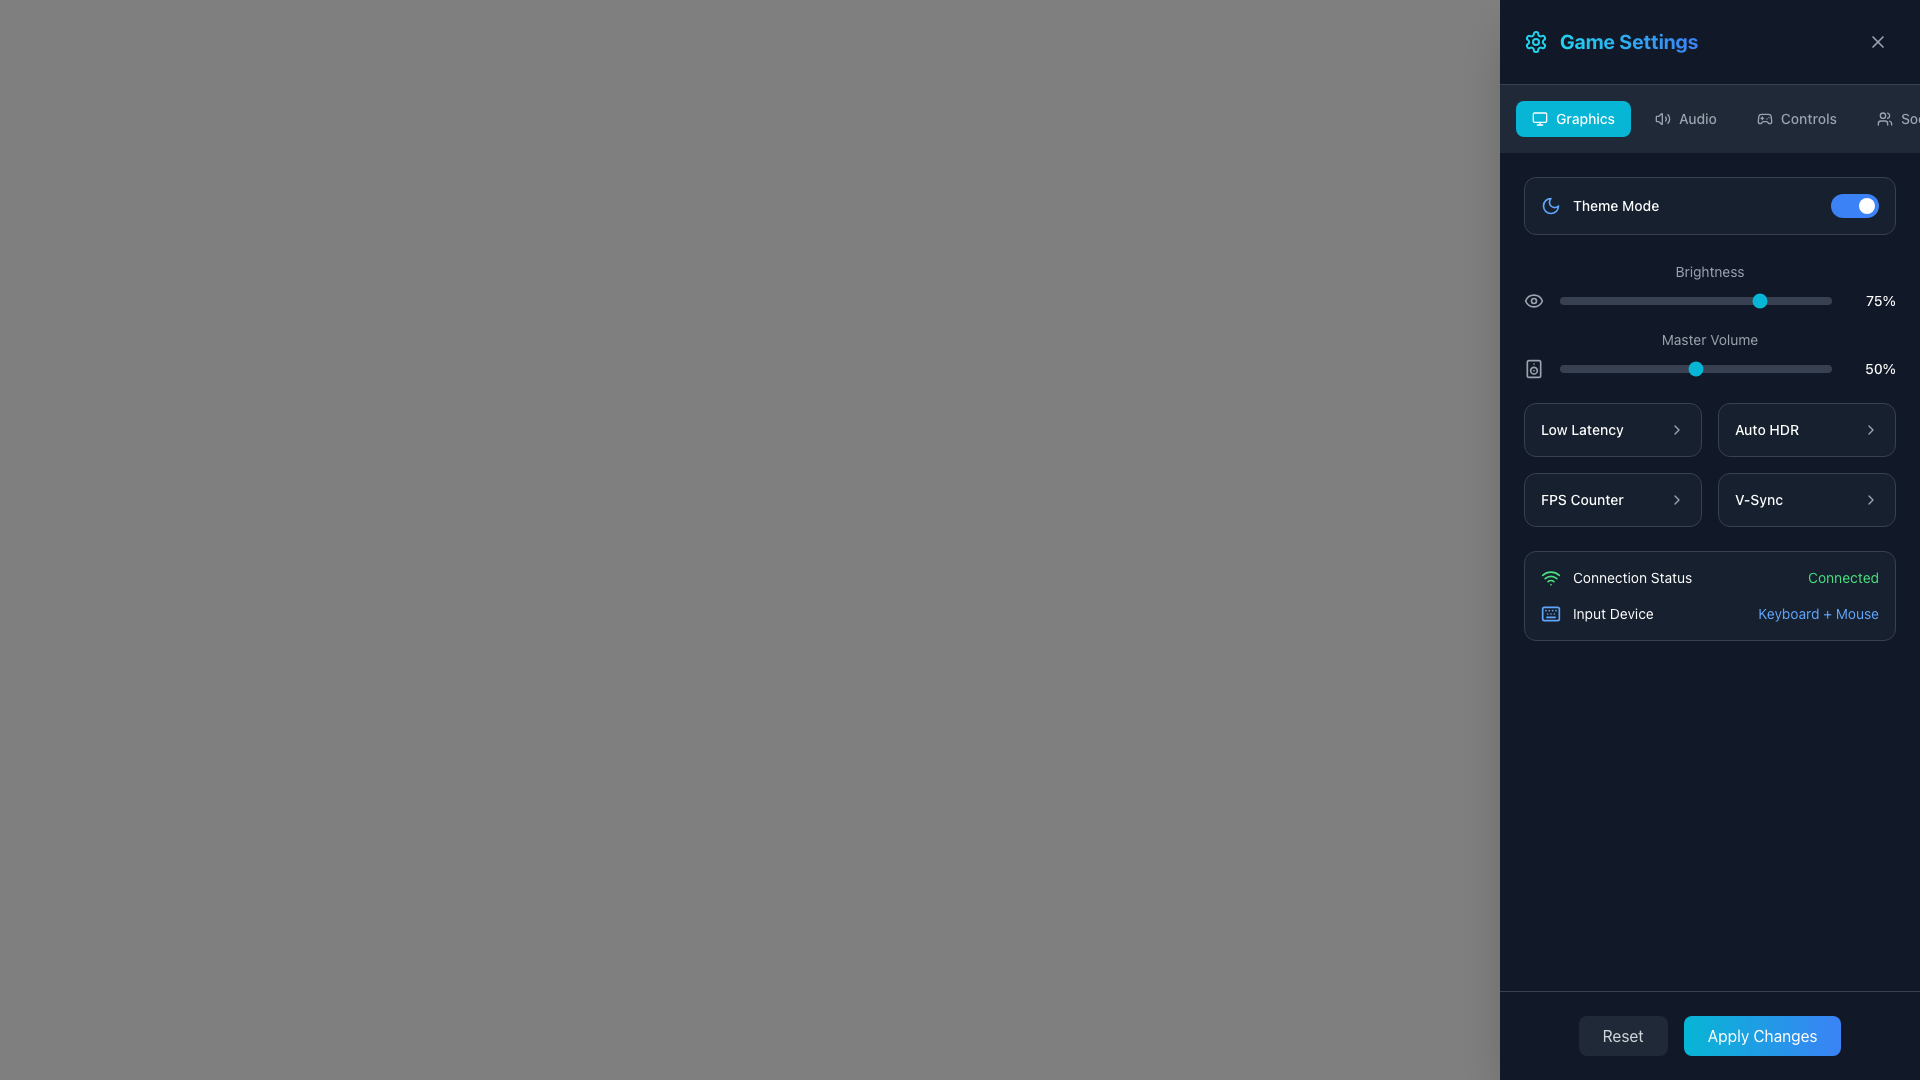 This screenshot has width=1920, height=1080. Describe the element at coordinates (1806, 499) in the screenshot. I see `the 'V-Sync' button located in the bottom-right cell of the graphics settings panel to observe its hover effect` at that location.